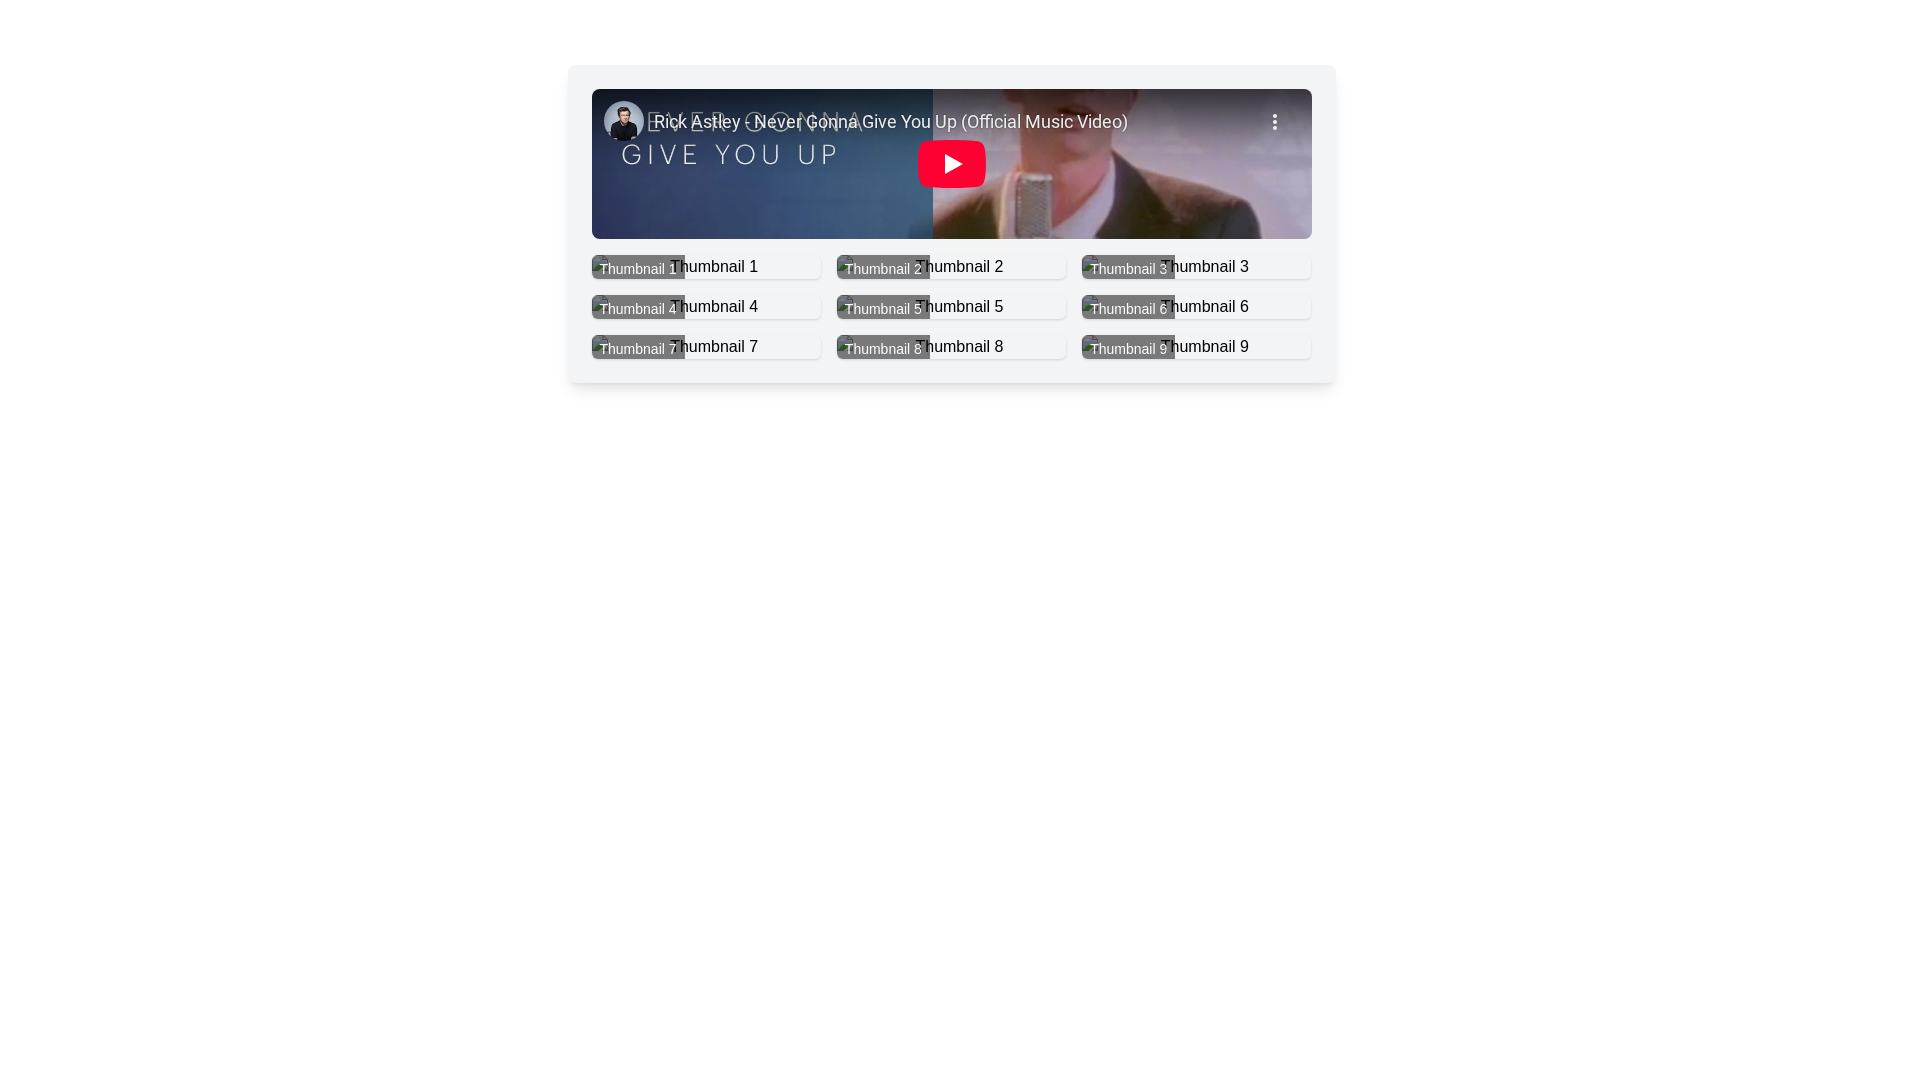  I want to click on the interactive options of the thumbnail serving as a preview for 'Thumbnail 9', located in the bottom right corner of the 3x3 grid, so click(1196, 346).